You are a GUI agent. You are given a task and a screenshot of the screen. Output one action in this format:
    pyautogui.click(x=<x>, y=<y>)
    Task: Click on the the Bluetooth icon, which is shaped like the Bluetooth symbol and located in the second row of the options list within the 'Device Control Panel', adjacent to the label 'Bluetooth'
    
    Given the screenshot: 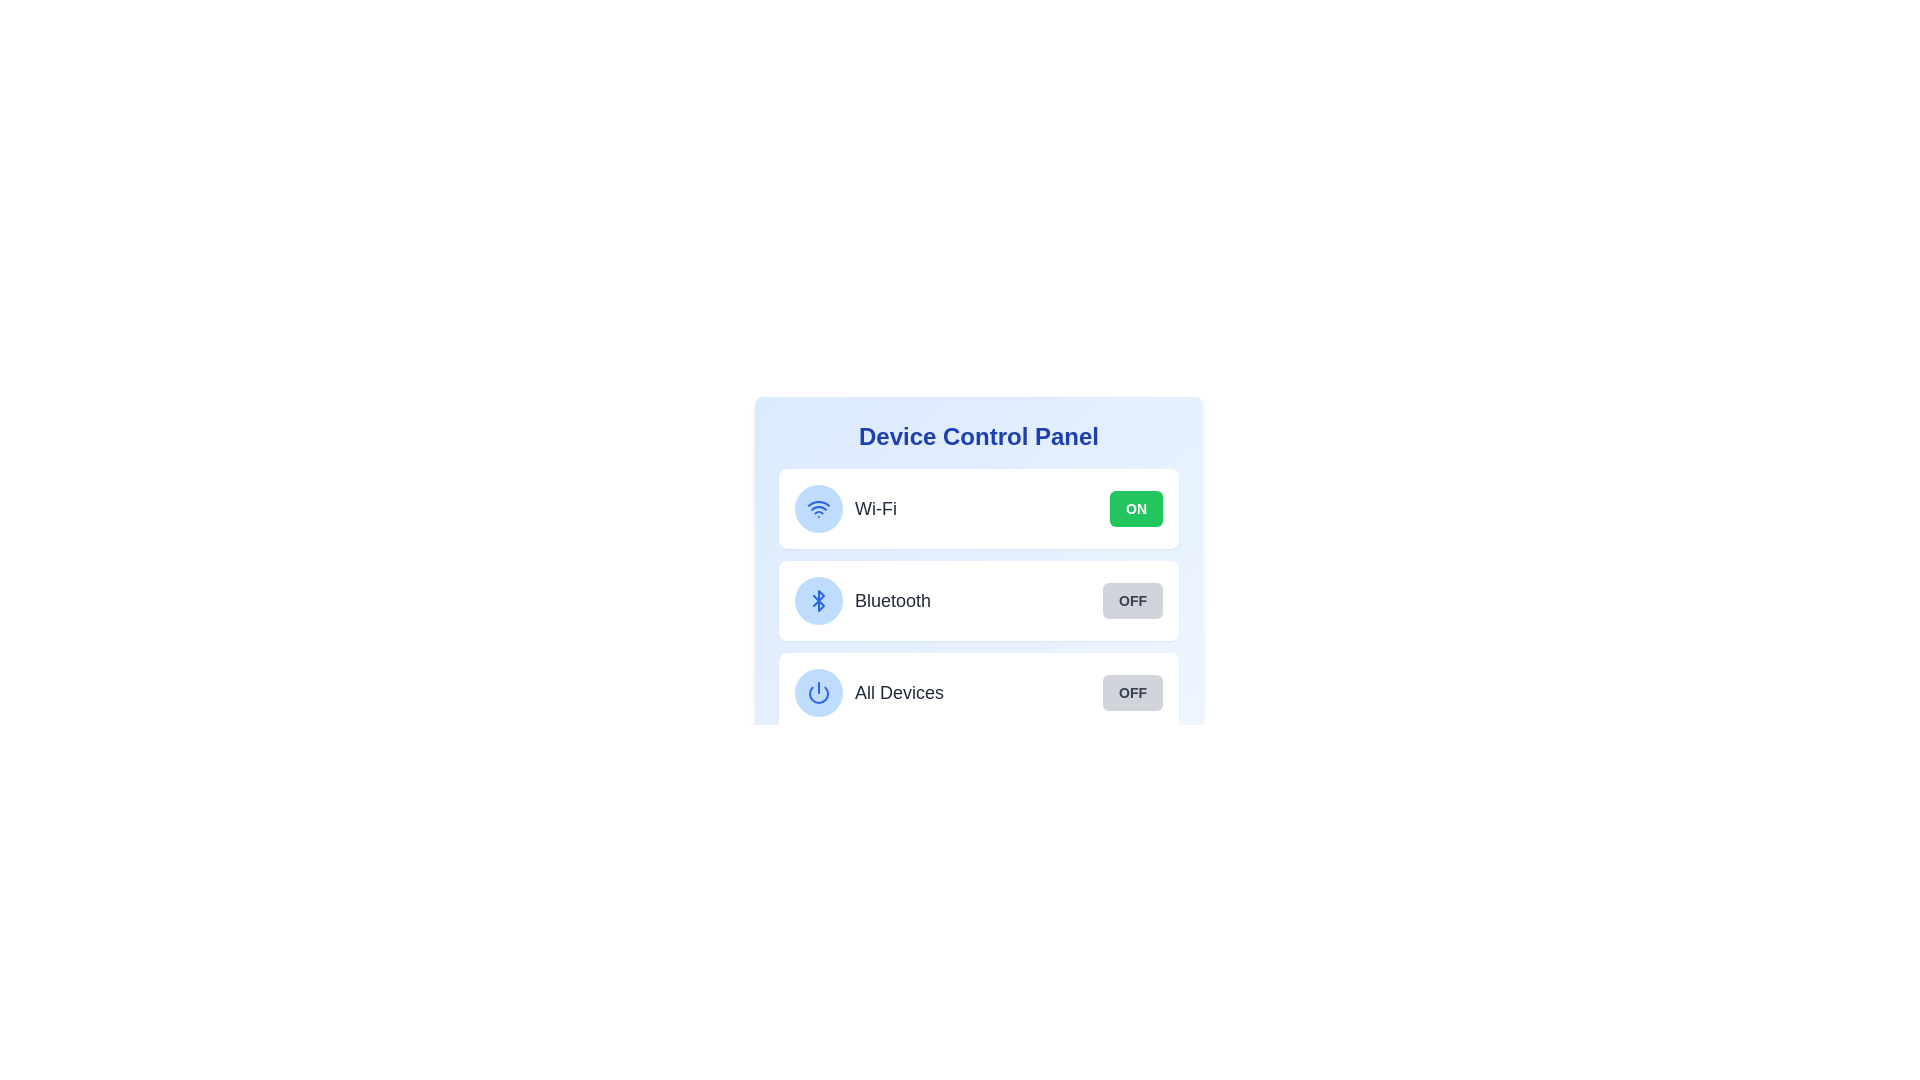 What is the action you would take?
    pyautogui.click(x=819, y=600)
    